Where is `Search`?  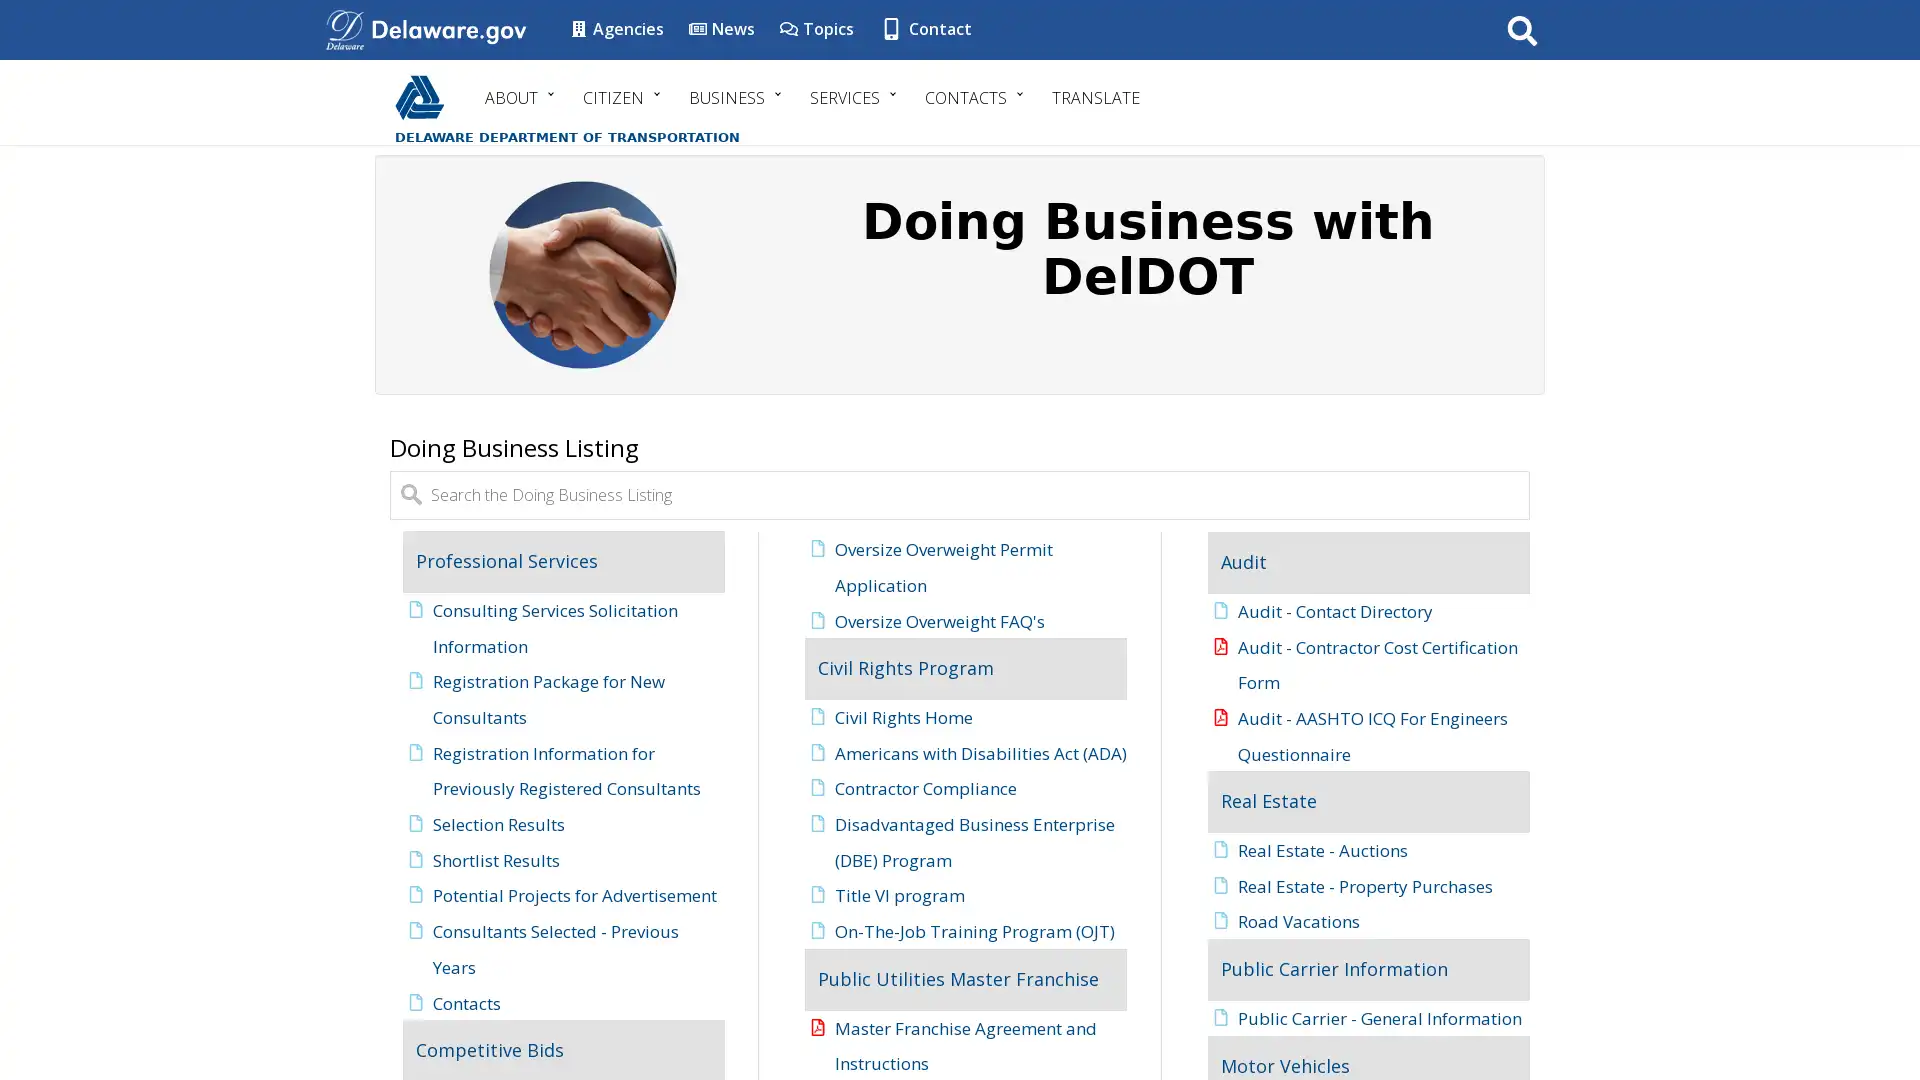
Search is located at coordinates (1521, 29).